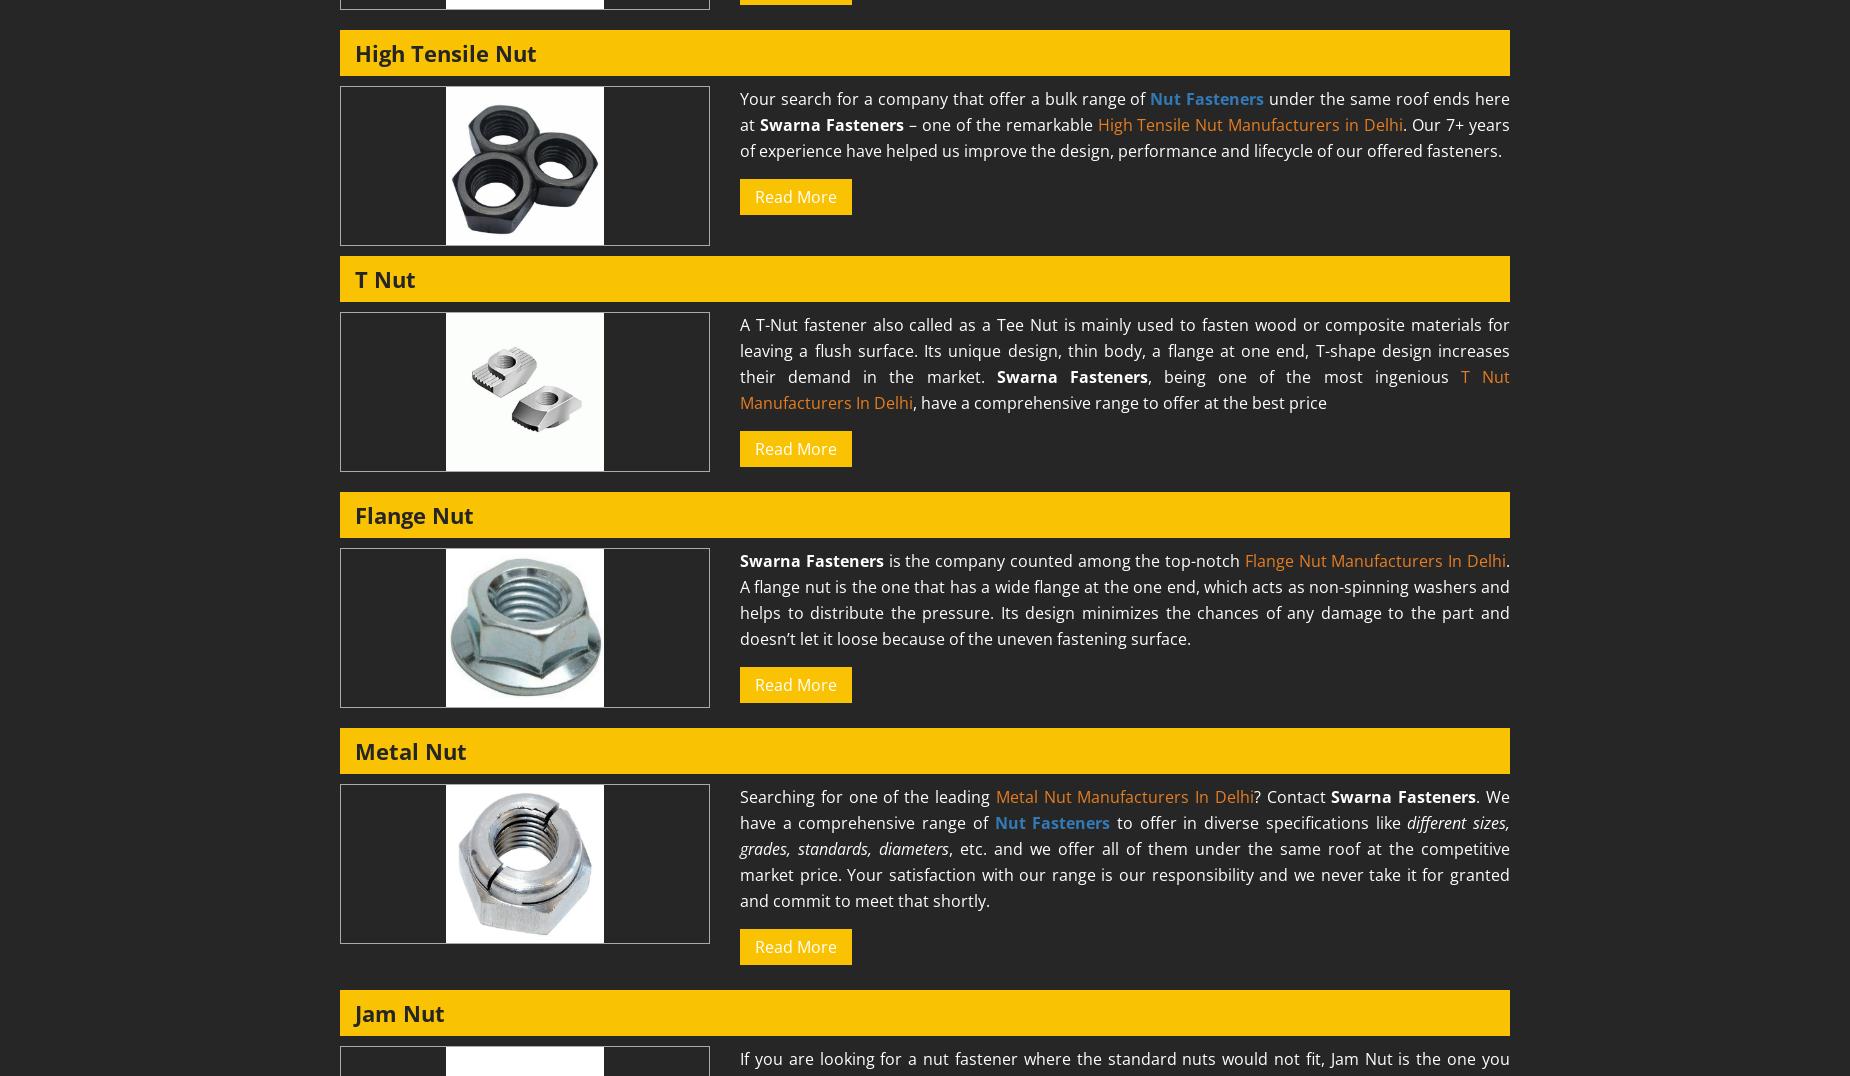  I want to click on 'Searching for one of the leading', so click(867, 796).